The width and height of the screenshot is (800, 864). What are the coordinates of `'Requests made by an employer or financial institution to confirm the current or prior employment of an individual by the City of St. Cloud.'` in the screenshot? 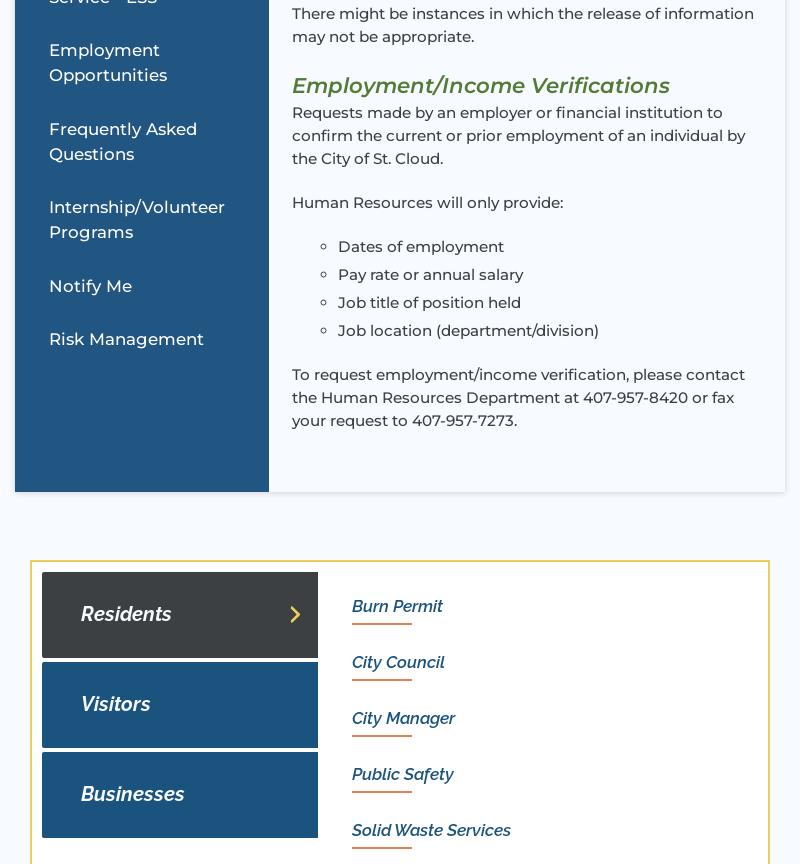 It's located at (516, 133).